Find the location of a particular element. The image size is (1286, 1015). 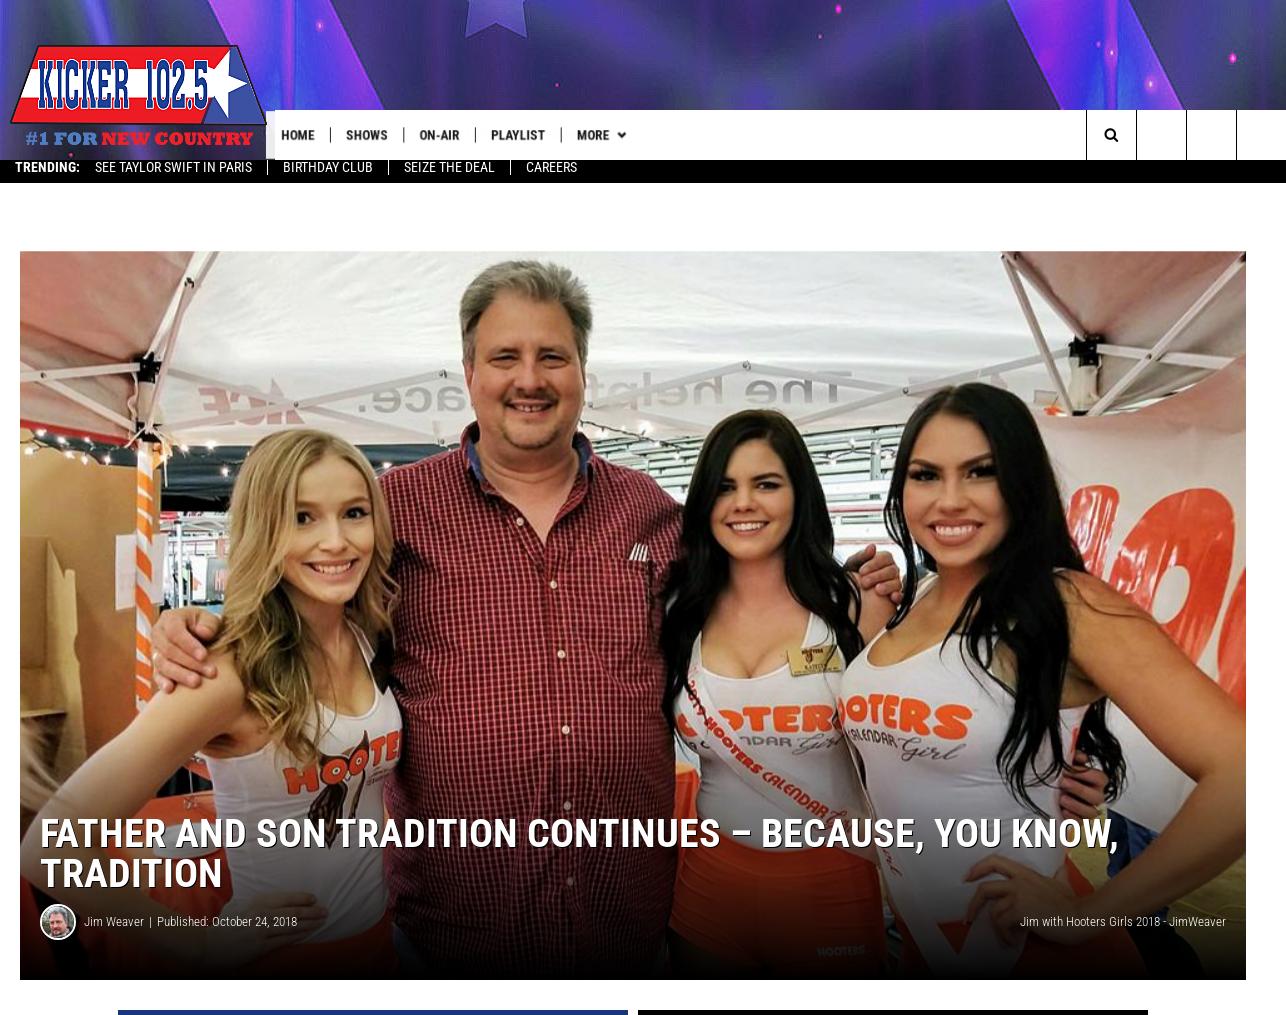

'Seize The Deal' is located at coordinates (448, 175).